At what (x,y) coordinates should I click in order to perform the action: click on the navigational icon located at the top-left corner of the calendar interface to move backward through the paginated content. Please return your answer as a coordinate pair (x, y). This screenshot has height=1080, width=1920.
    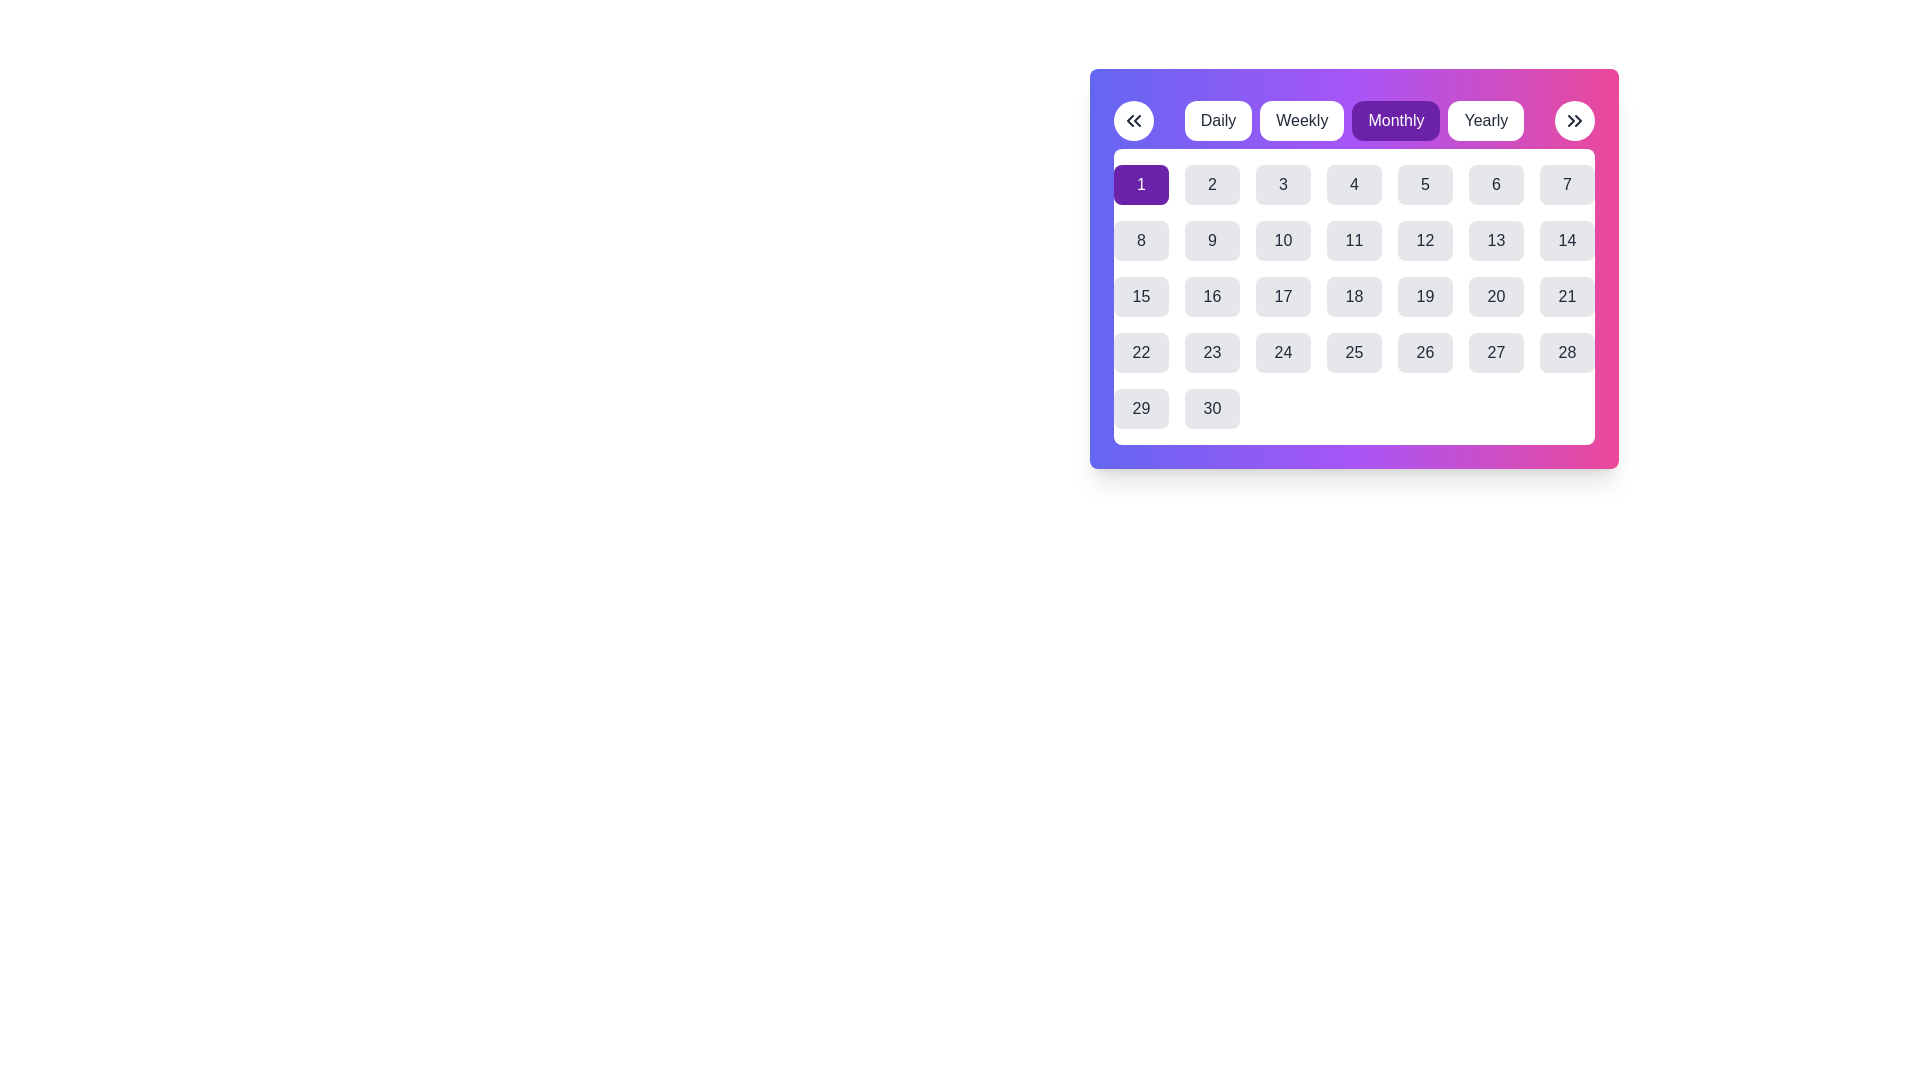
    Looking at the image, I should click on (1133, 120).